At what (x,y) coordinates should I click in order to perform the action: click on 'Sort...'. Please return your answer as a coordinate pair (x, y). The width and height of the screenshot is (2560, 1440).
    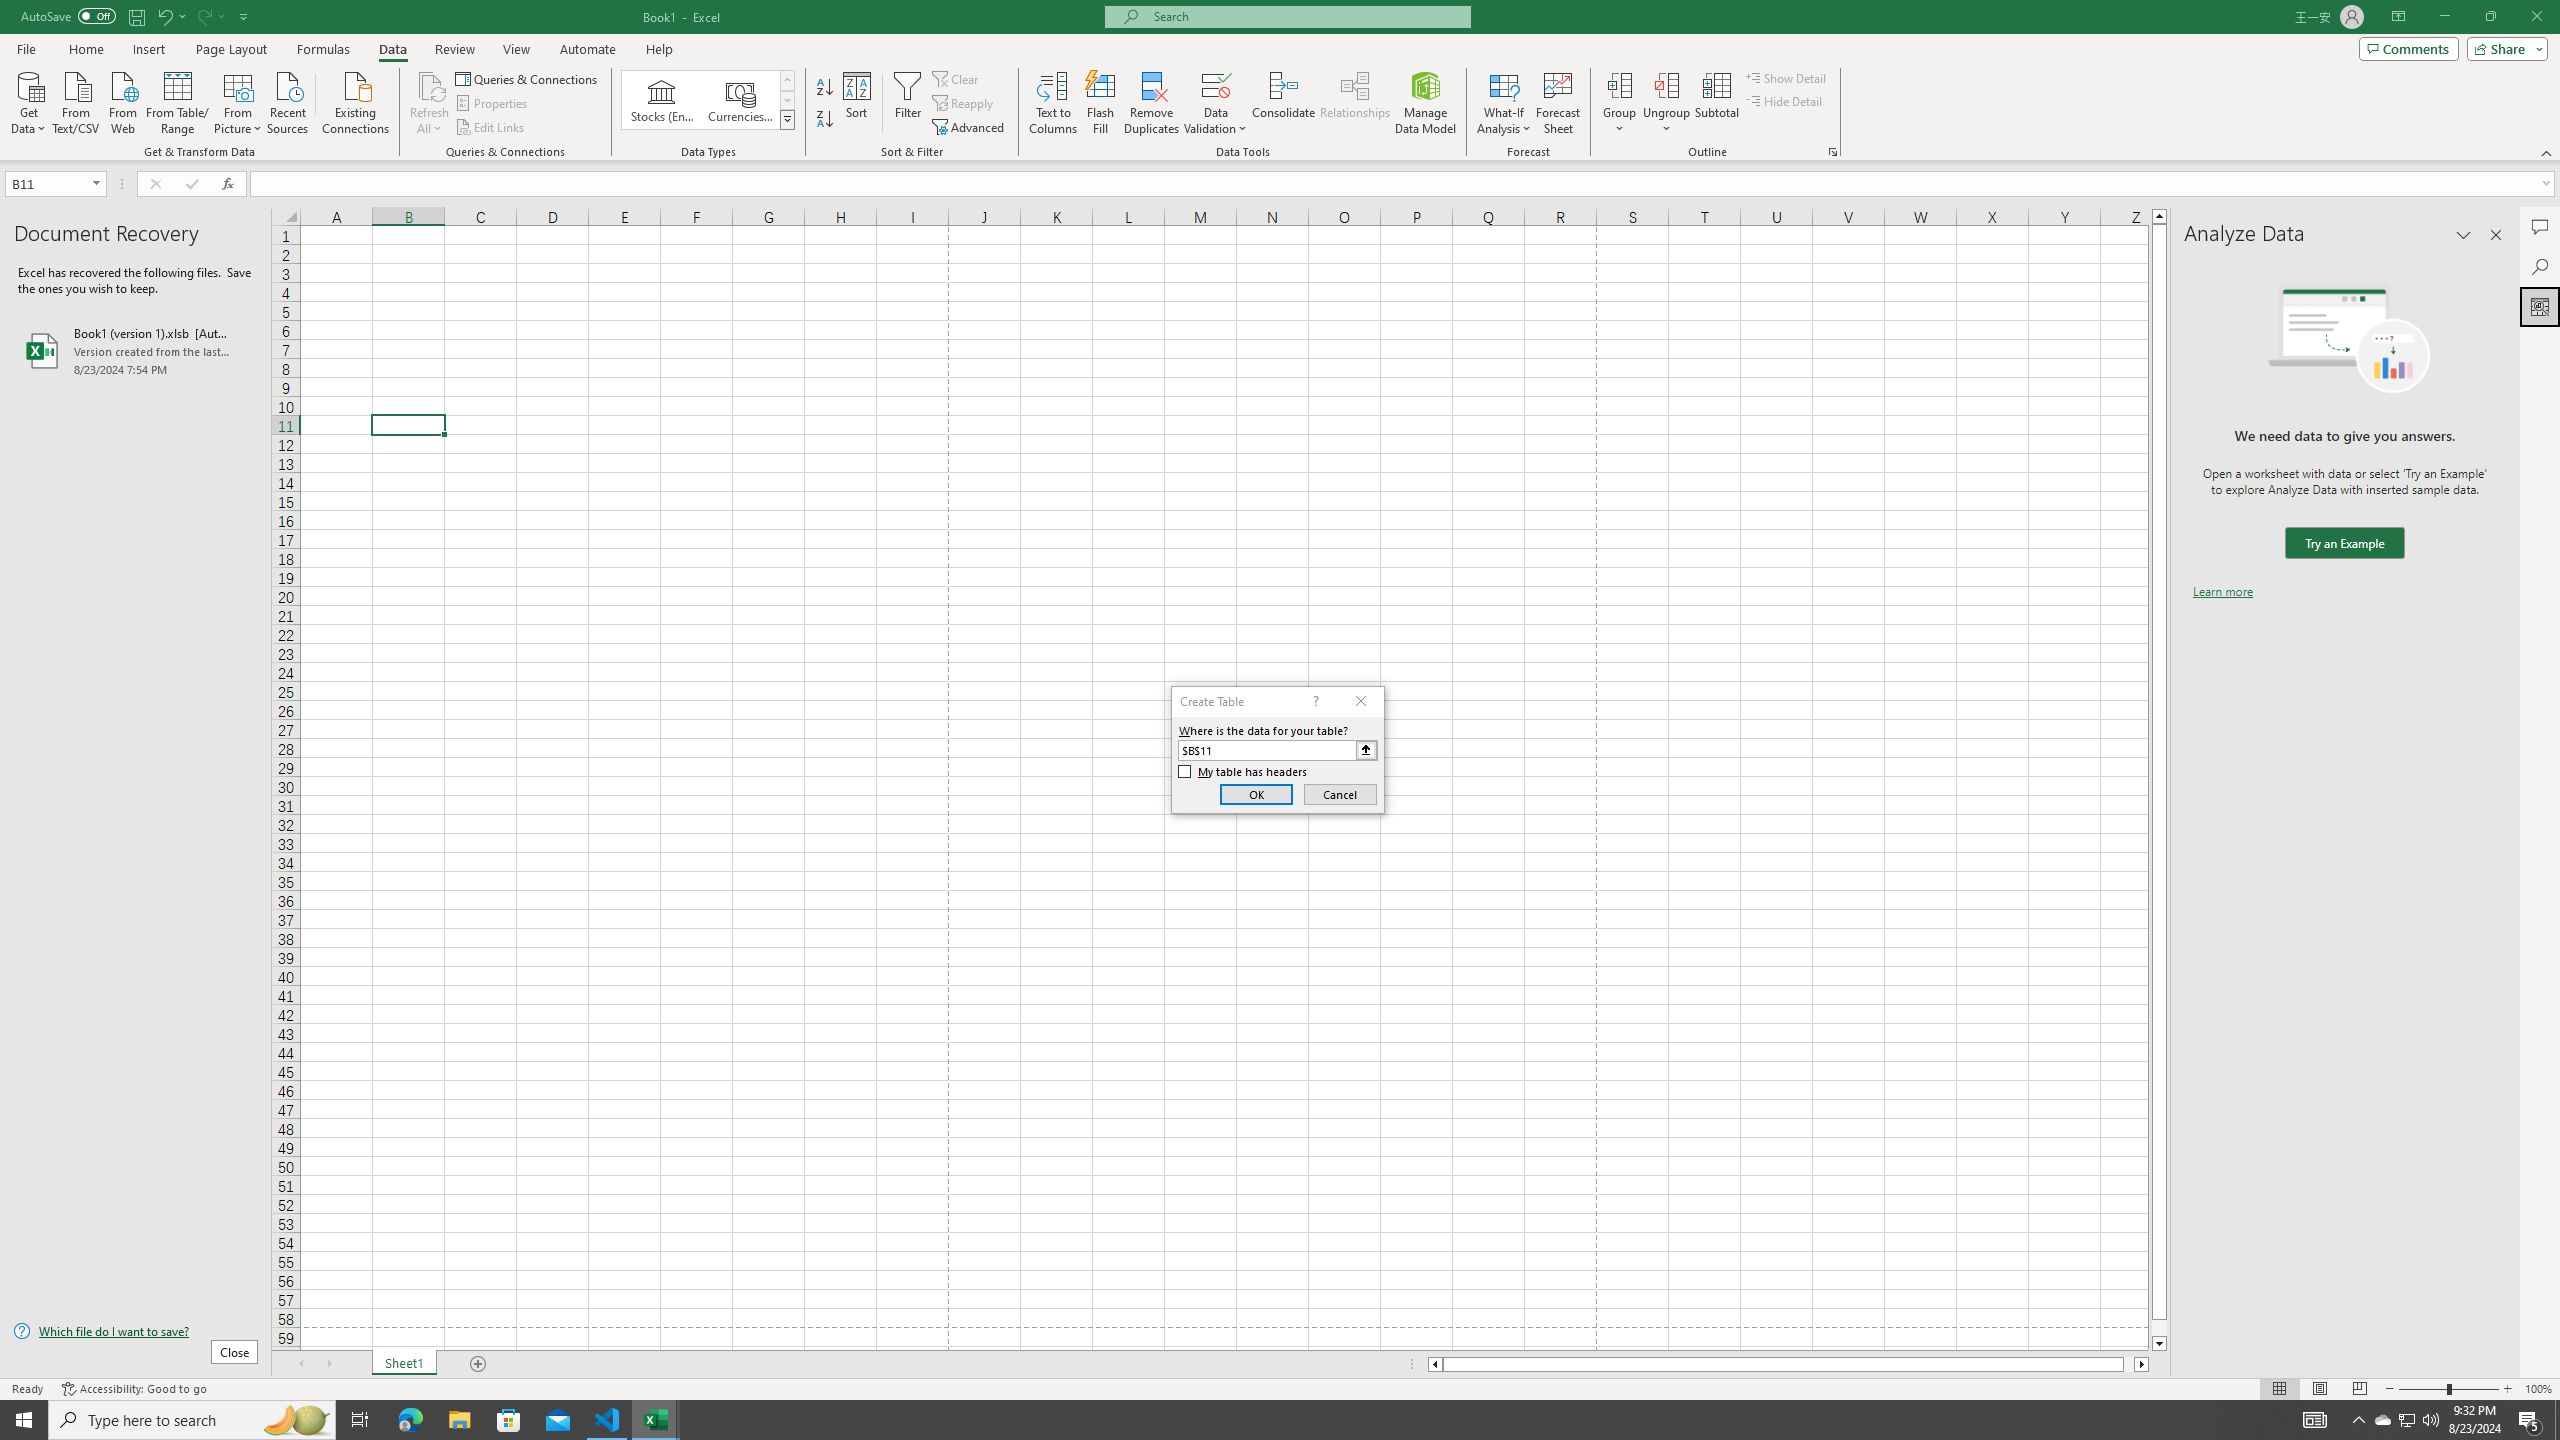
    Looking at the image, I should click on (856, 103).